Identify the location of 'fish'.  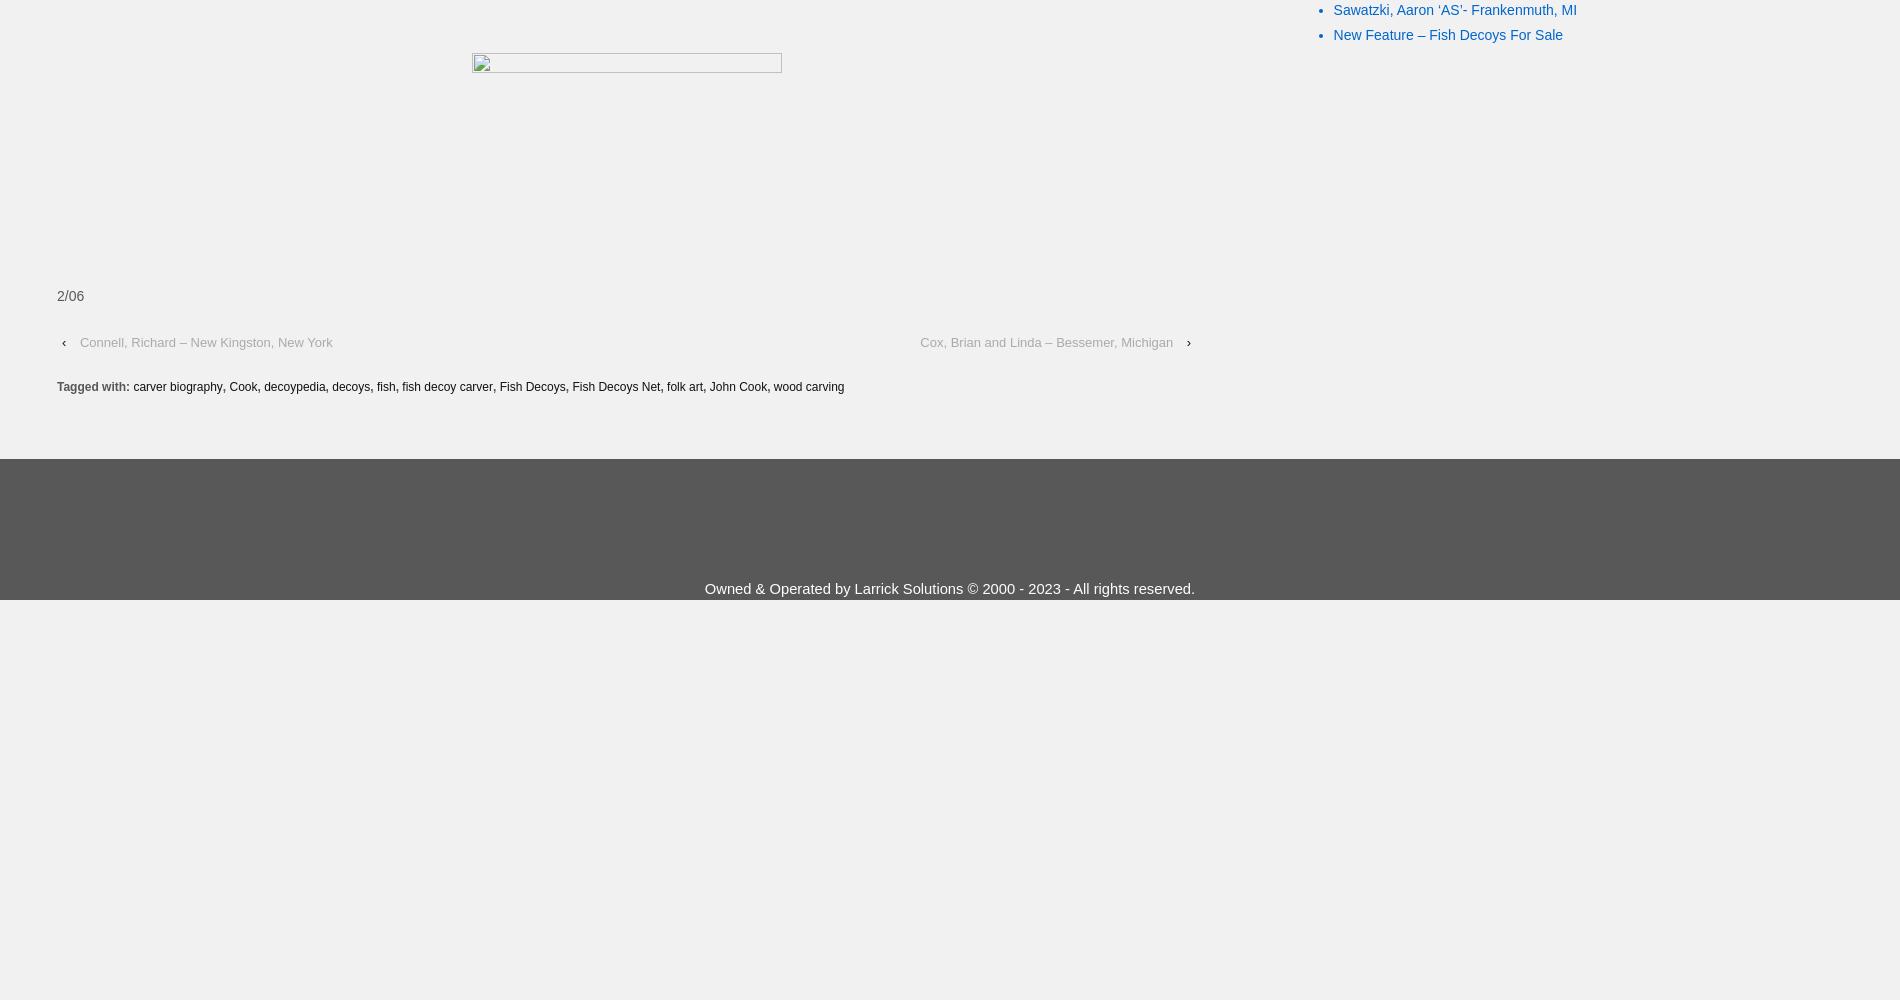
(384, 387).